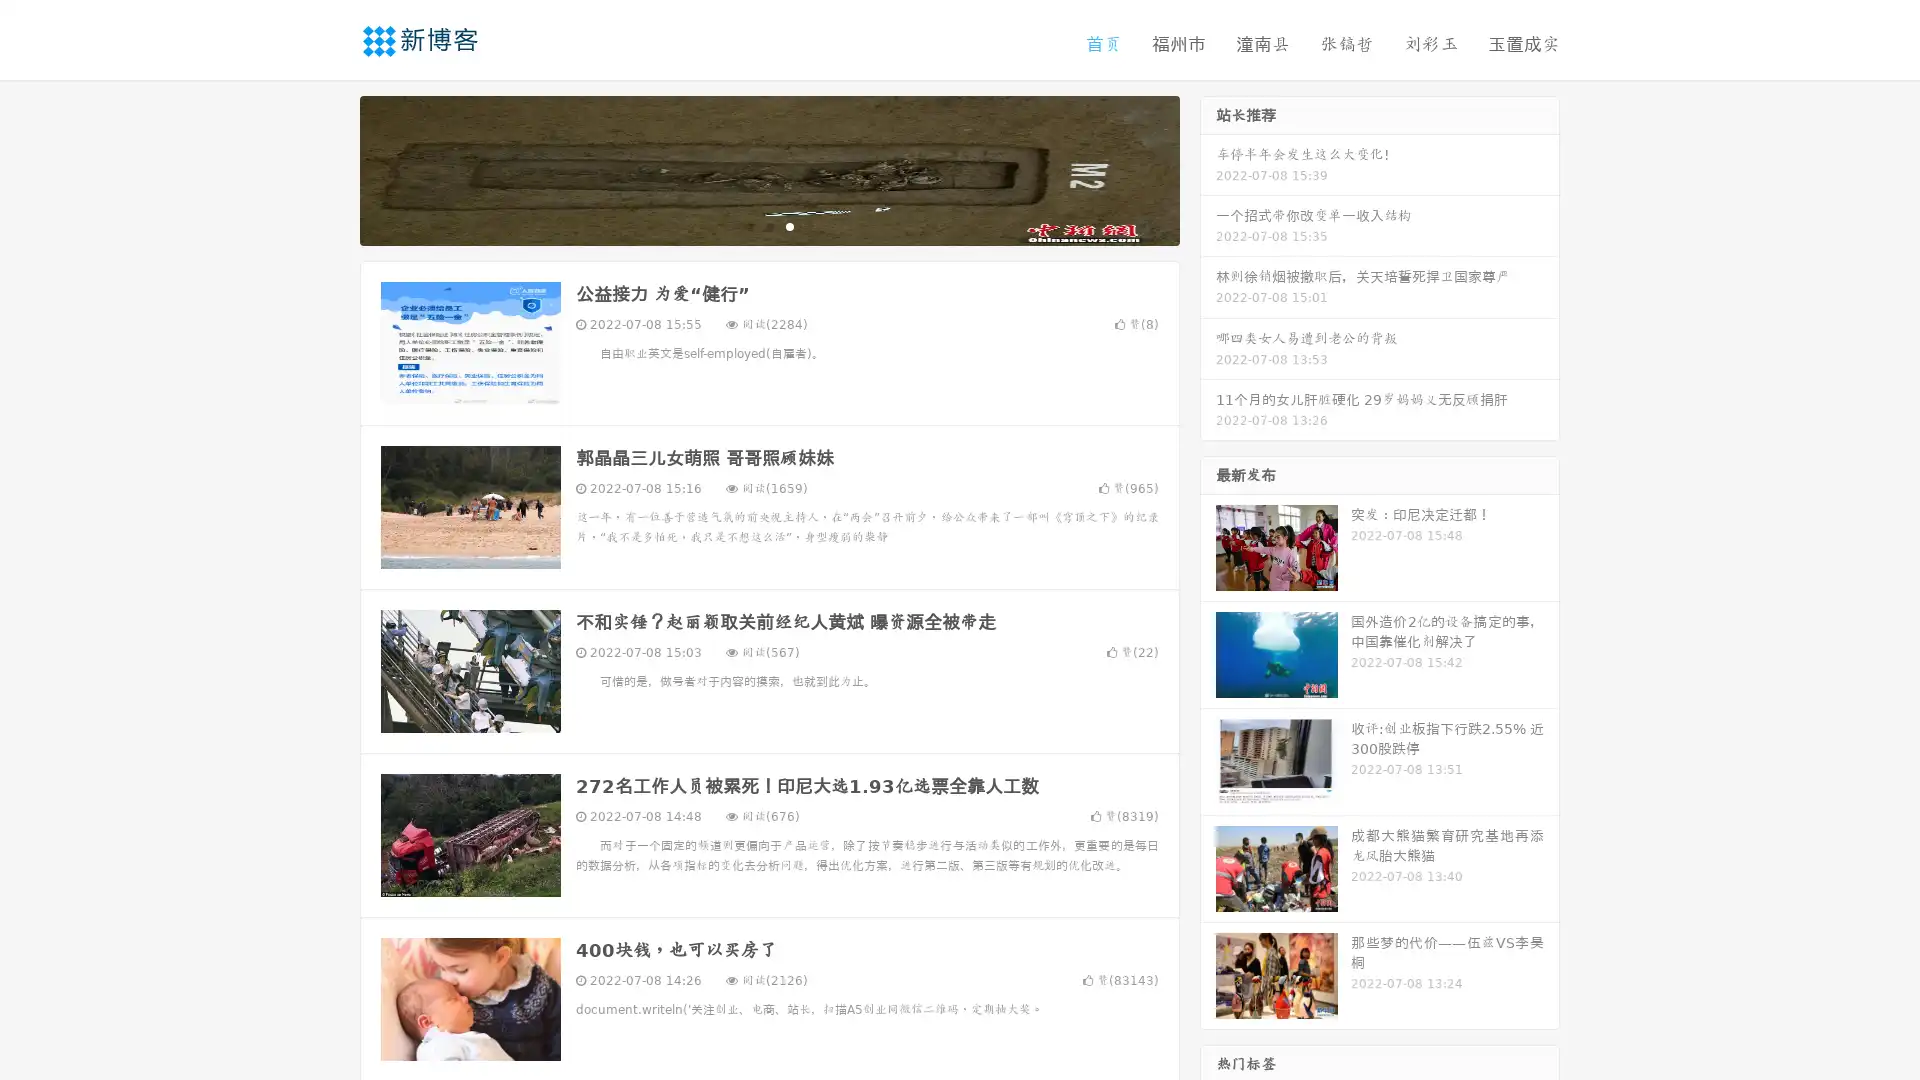 Image resolution: width=1920 pixels, height=1080 pixels. What do you see at coordinates (768, 225) in the screenshot?
I see `Go to slide 2` at bounding box center [768, 225].